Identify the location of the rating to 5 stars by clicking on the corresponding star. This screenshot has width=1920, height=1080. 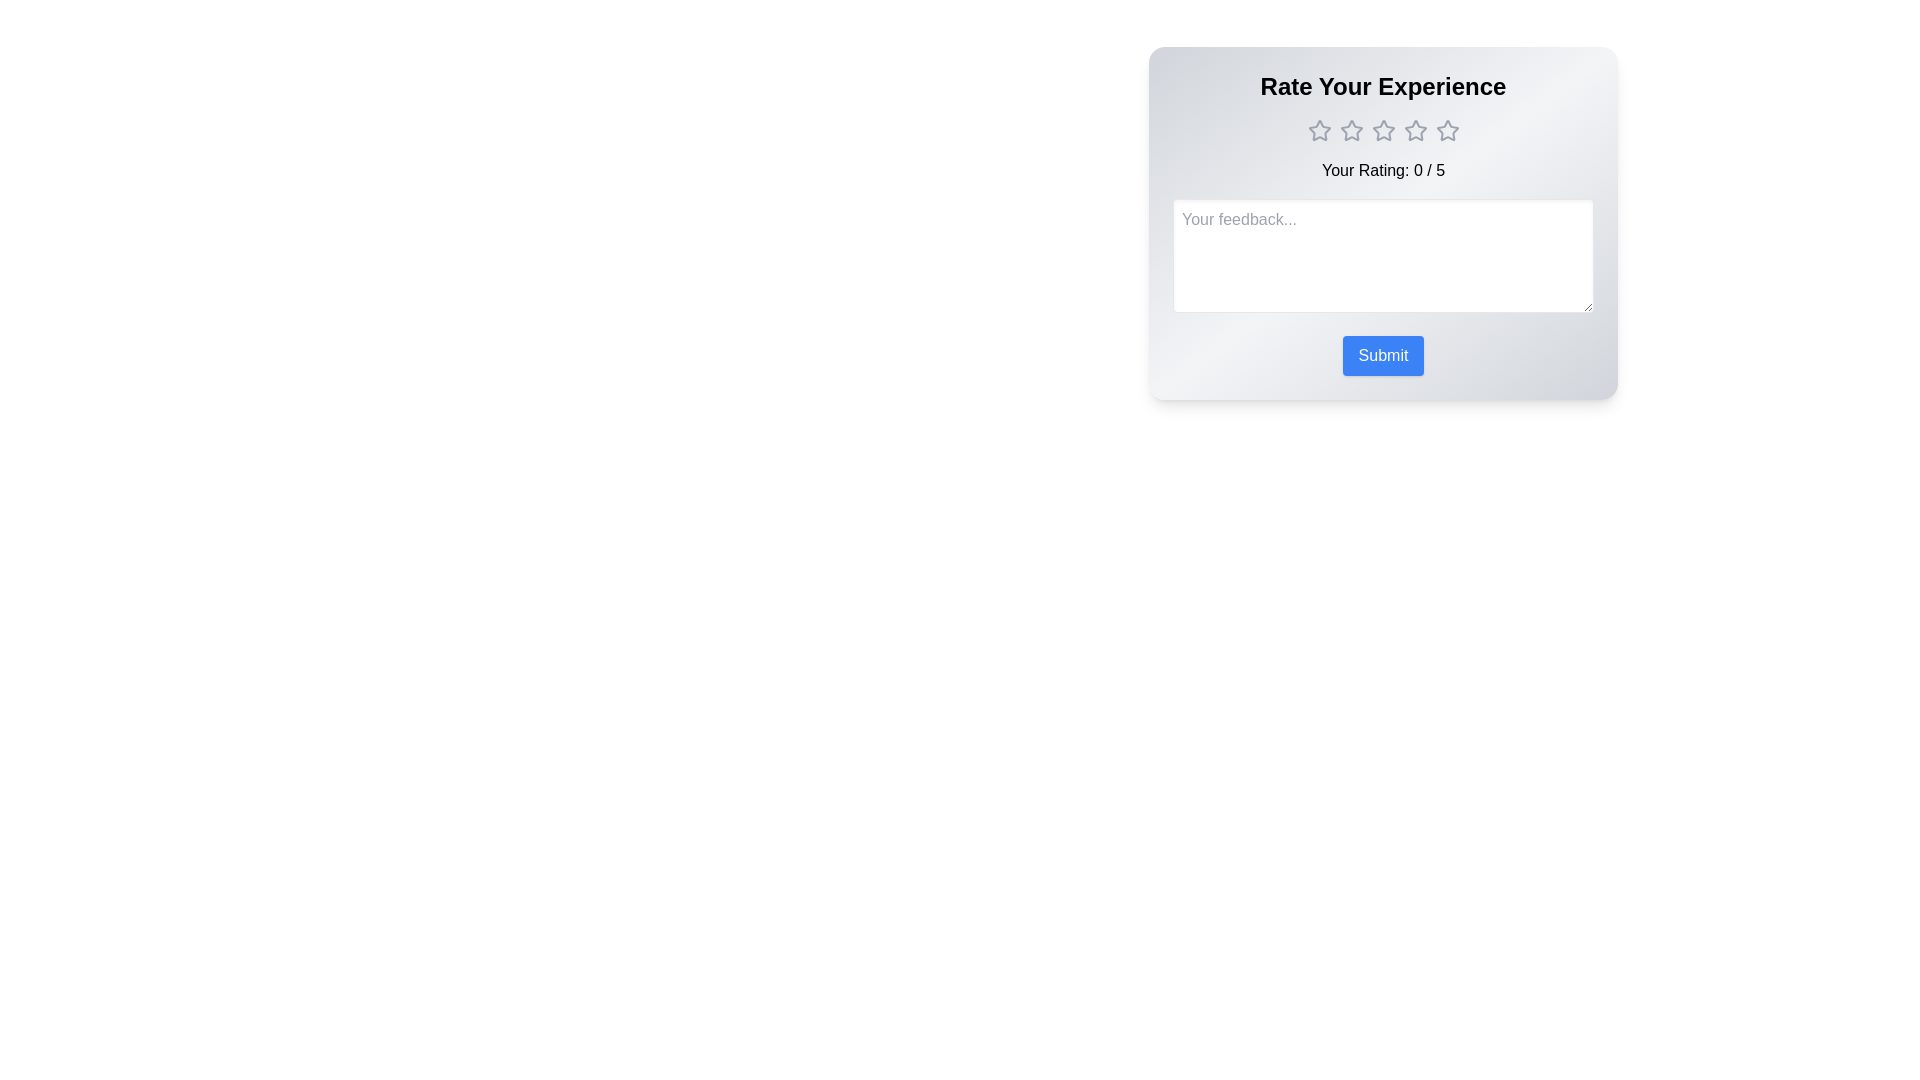
(1447, 131).